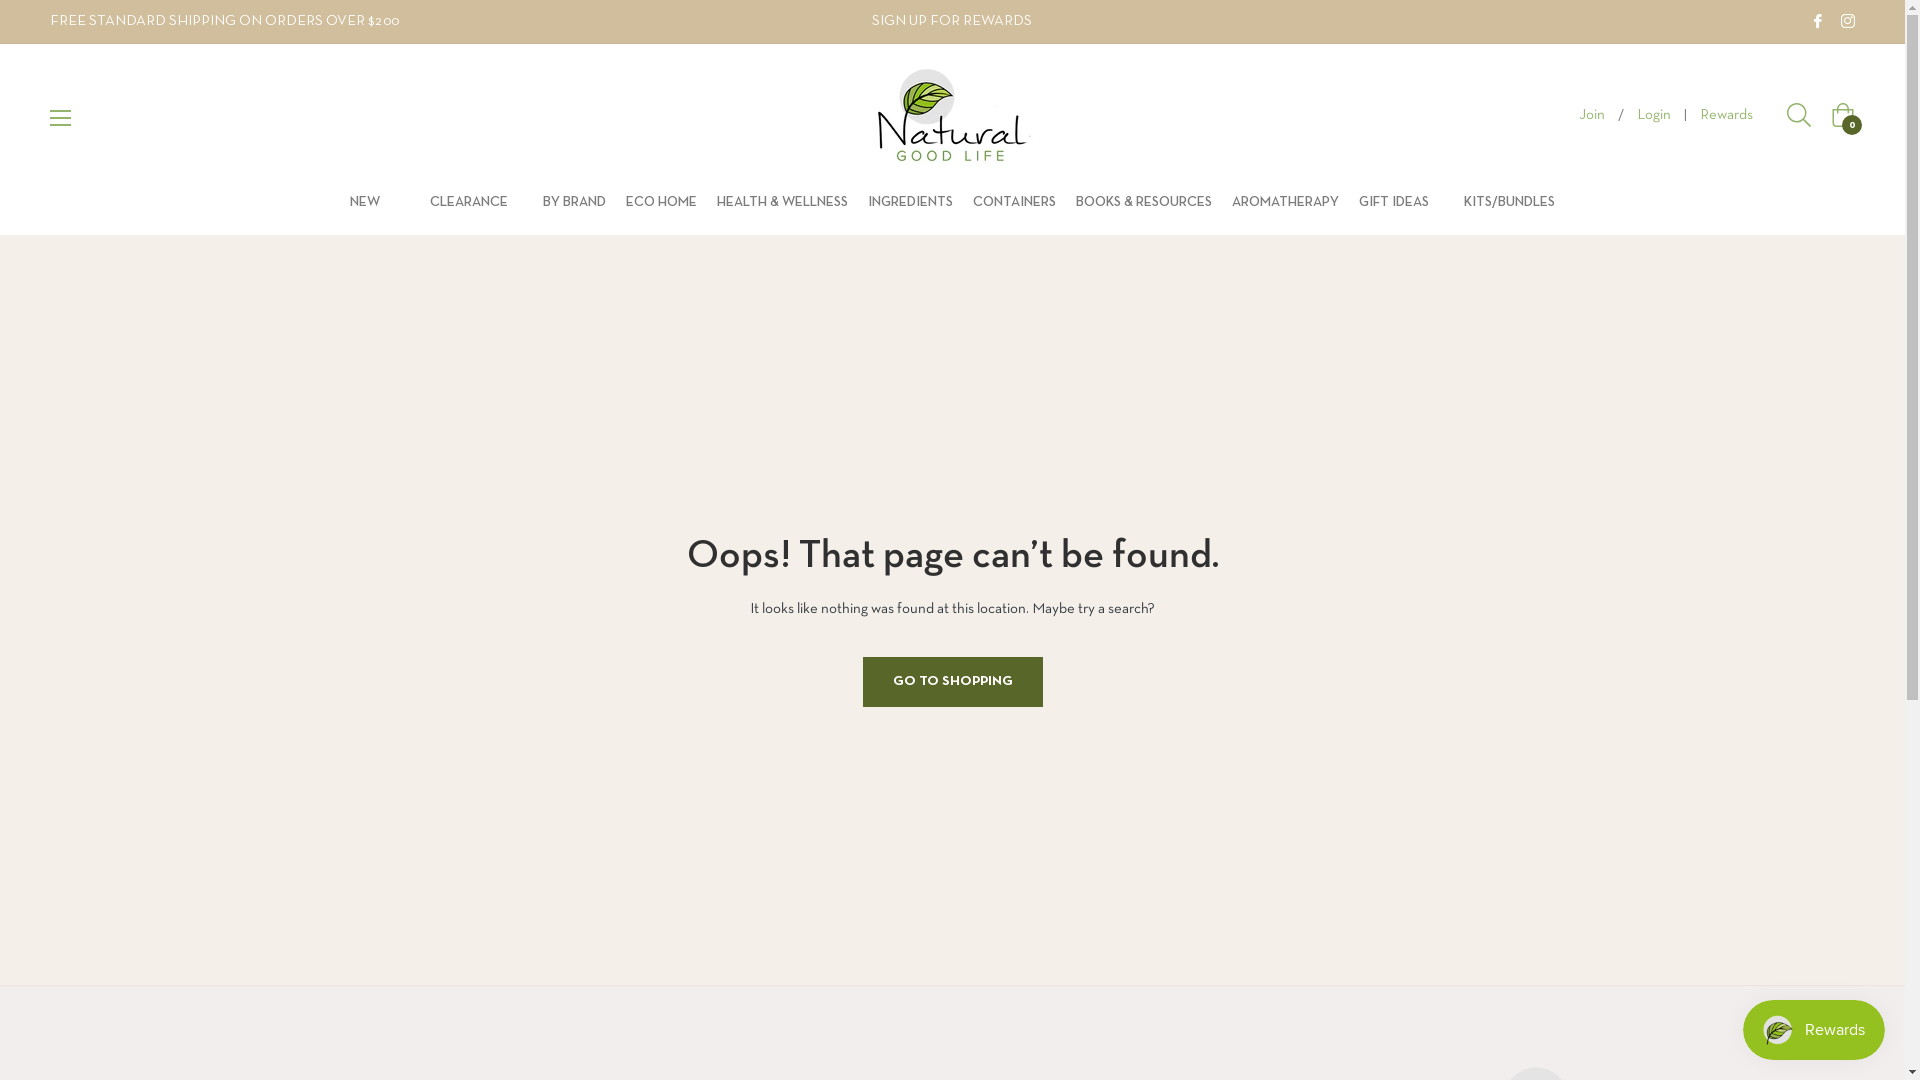  What do you see at coordinates (1591, 115) in the screenshot?
I see `'Join'` at bounding box center [1591, 115].